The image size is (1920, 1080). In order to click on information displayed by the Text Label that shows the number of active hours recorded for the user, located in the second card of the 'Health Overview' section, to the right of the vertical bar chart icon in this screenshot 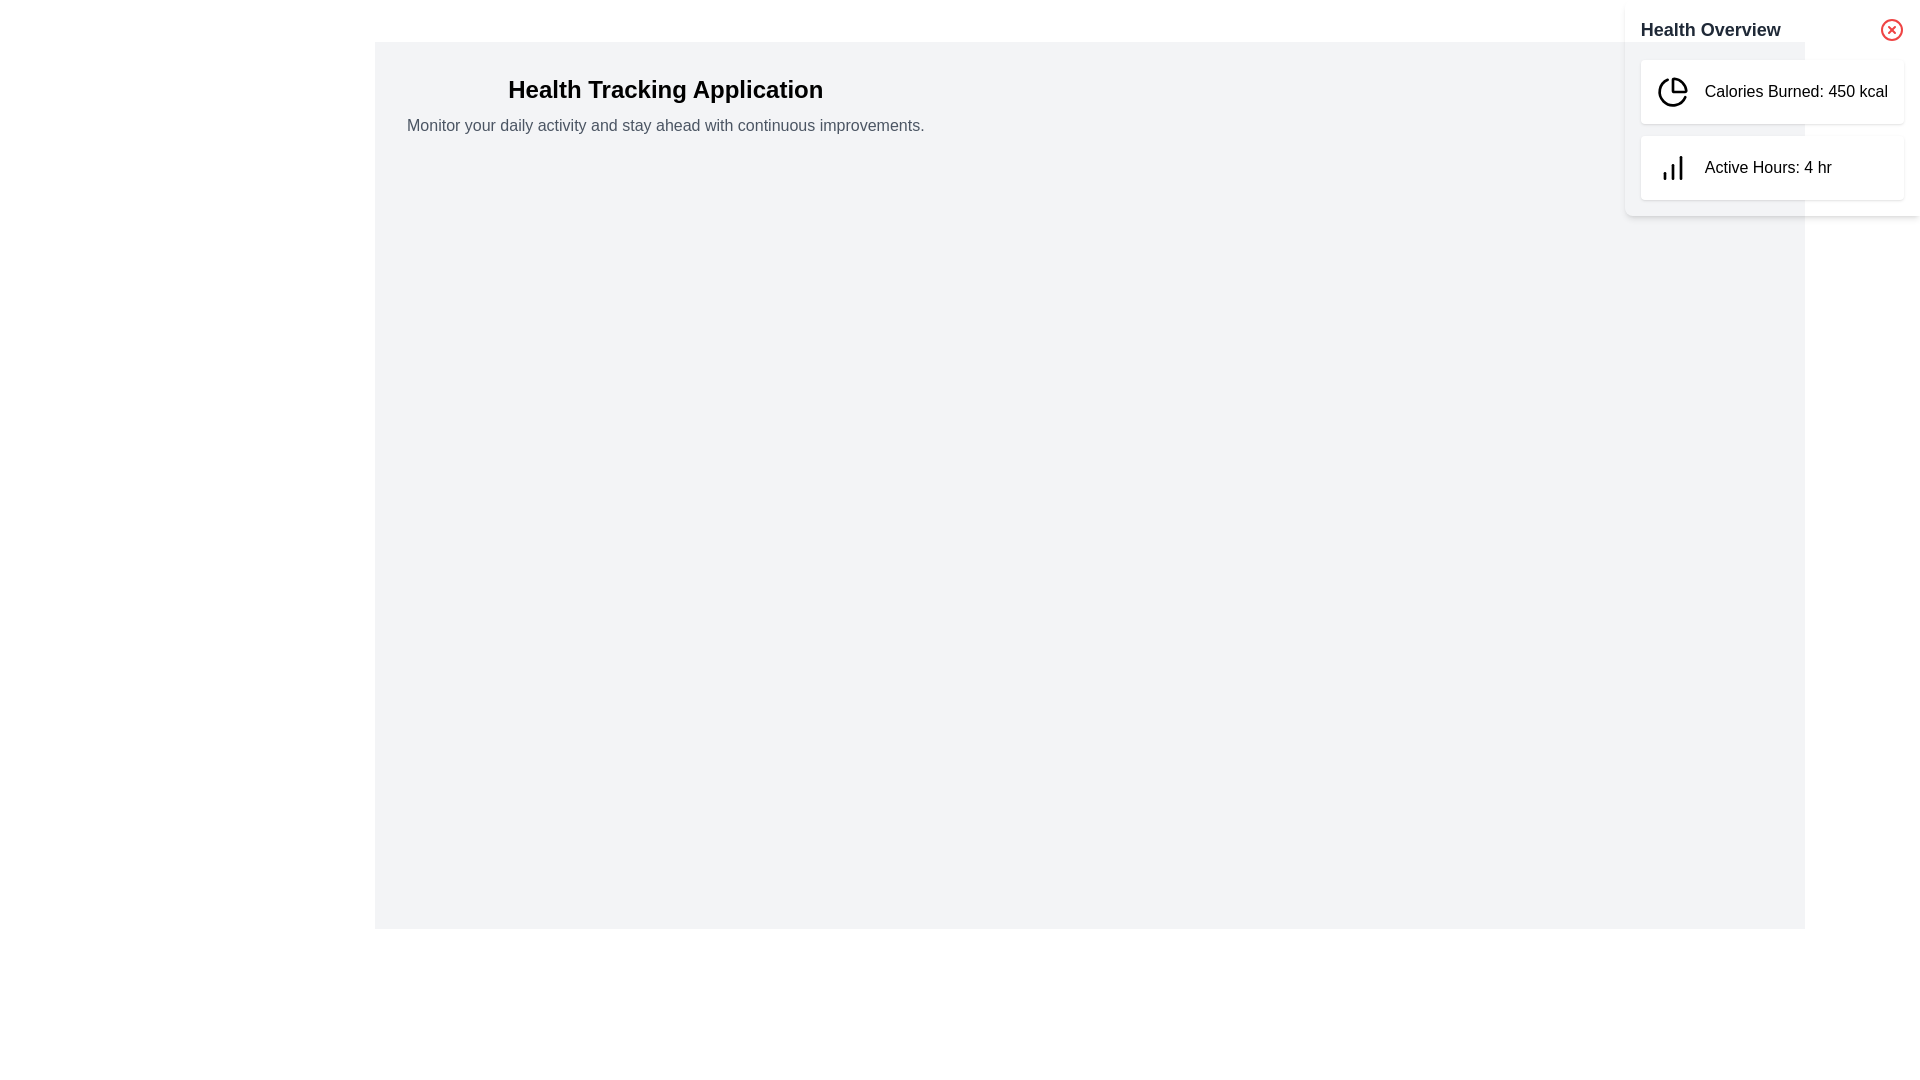, I will do `click(1768, 167)`.